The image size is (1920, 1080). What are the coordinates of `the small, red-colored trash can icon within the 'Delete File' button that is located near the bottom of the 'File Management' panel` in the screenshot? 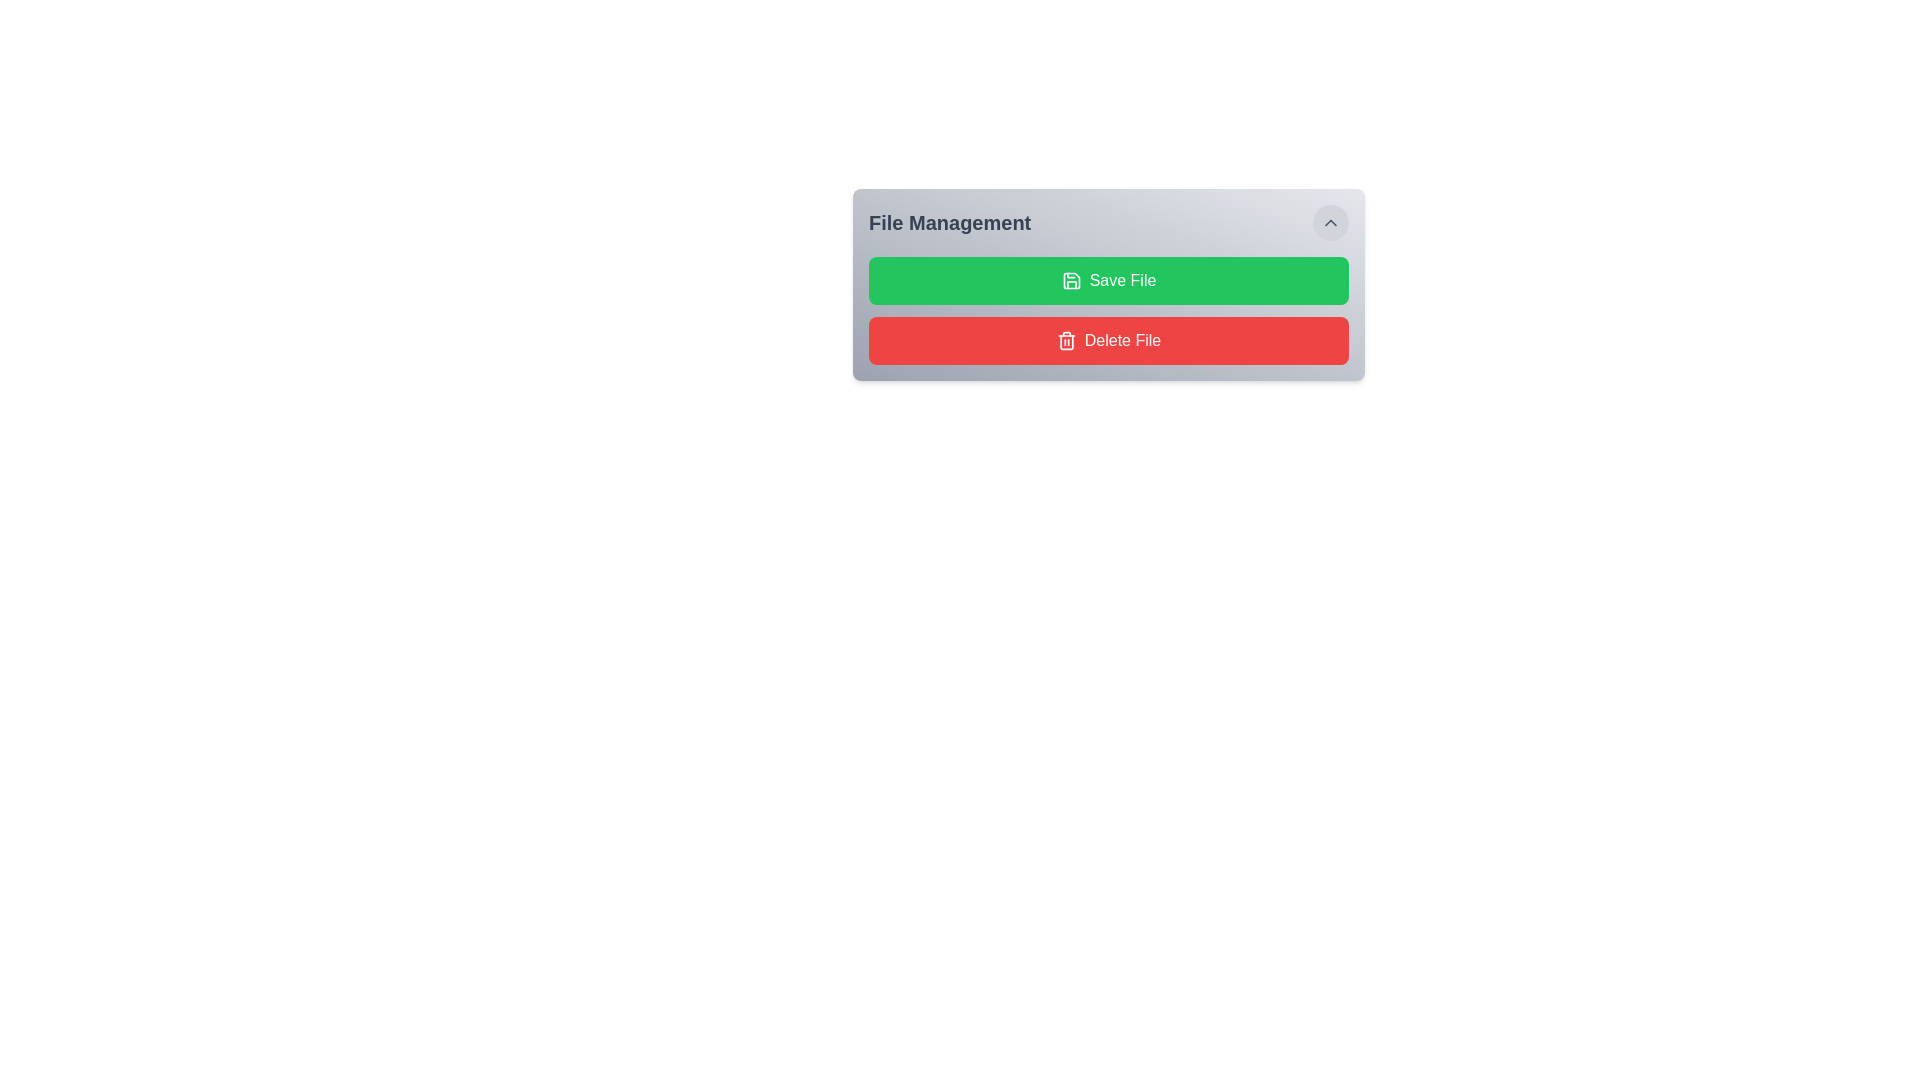 It's located at (1065, 339).